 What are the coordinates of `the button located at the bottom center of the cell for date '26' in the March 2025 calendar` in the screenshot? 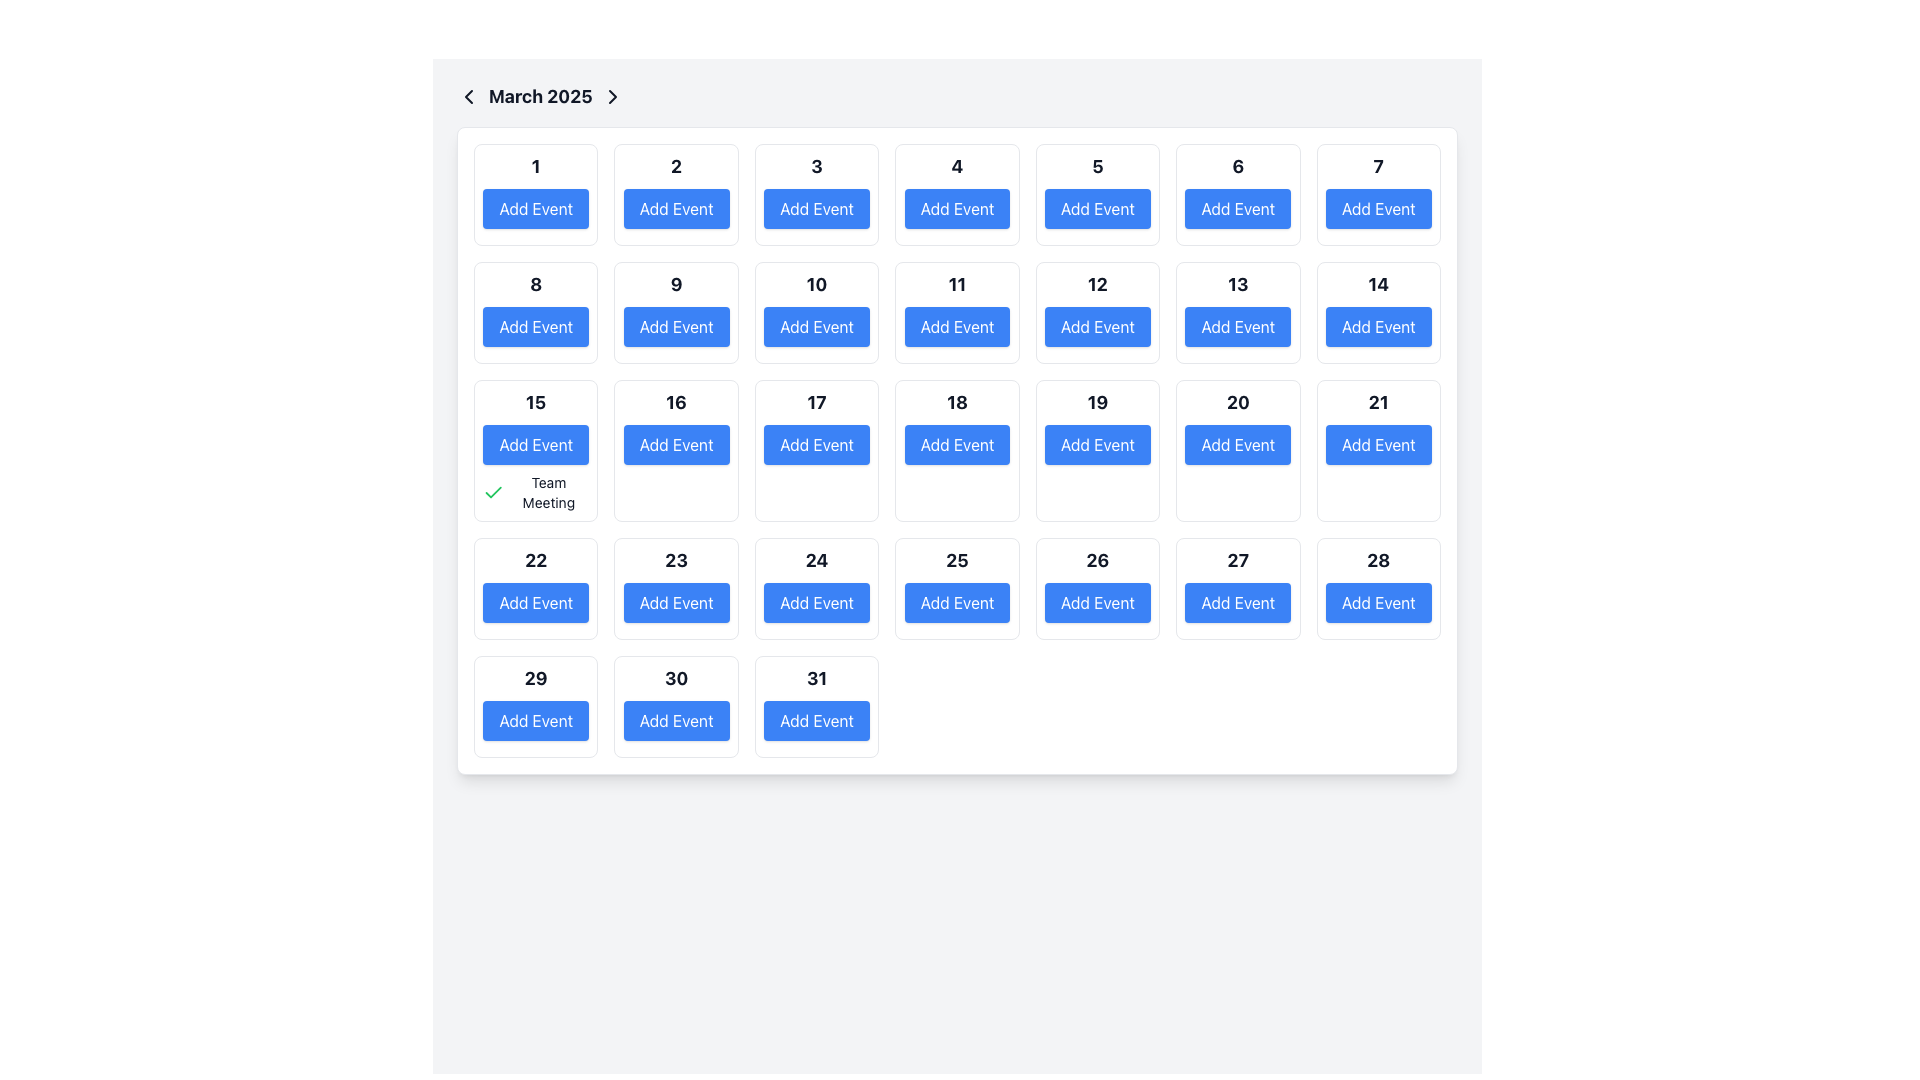 It's located at (1096, 601).